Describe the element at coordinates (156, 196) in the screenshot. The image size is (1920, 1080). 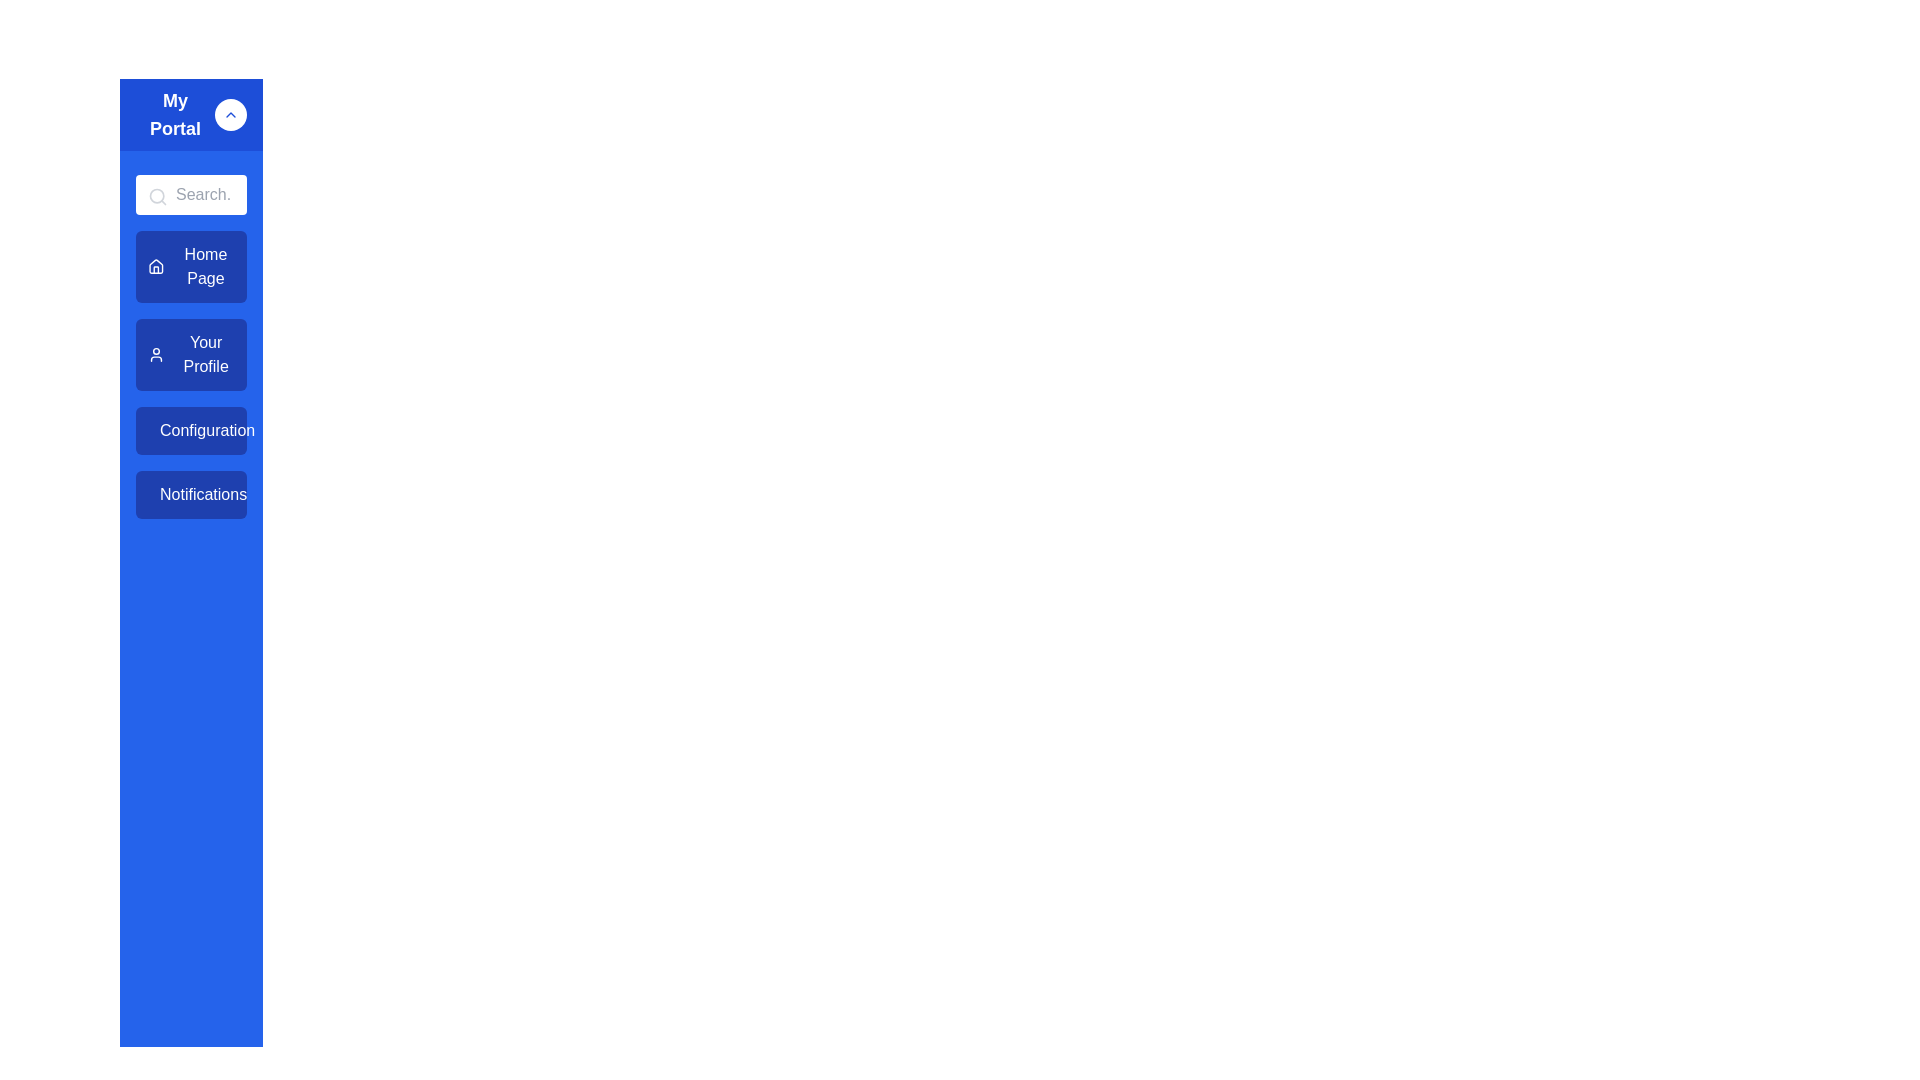
I see `the left circle of the magnifying glass visualization in the search icon, which represents the handle of the magnifying glass` at that location.